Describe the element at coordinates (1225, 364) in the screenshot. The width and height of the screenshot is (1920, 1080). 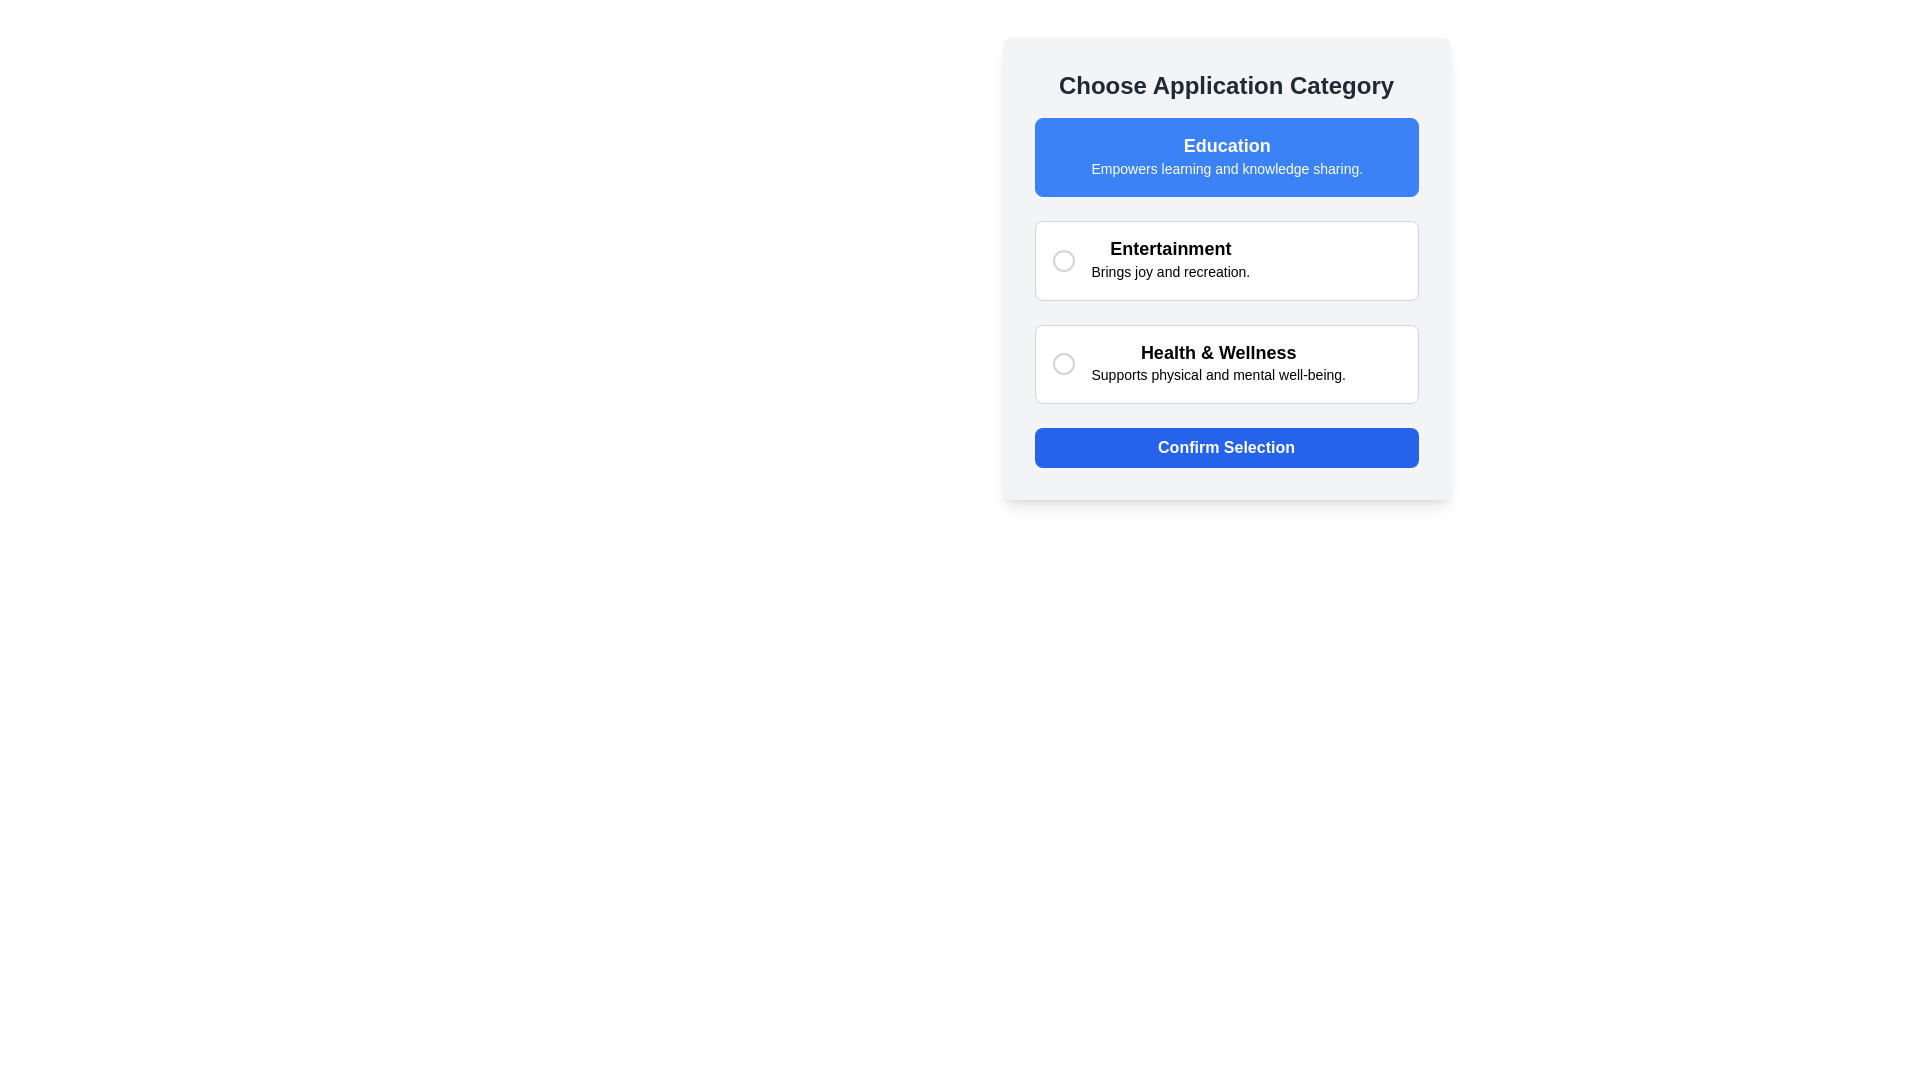
I see `the 'Health & Wellness' option` at that location.